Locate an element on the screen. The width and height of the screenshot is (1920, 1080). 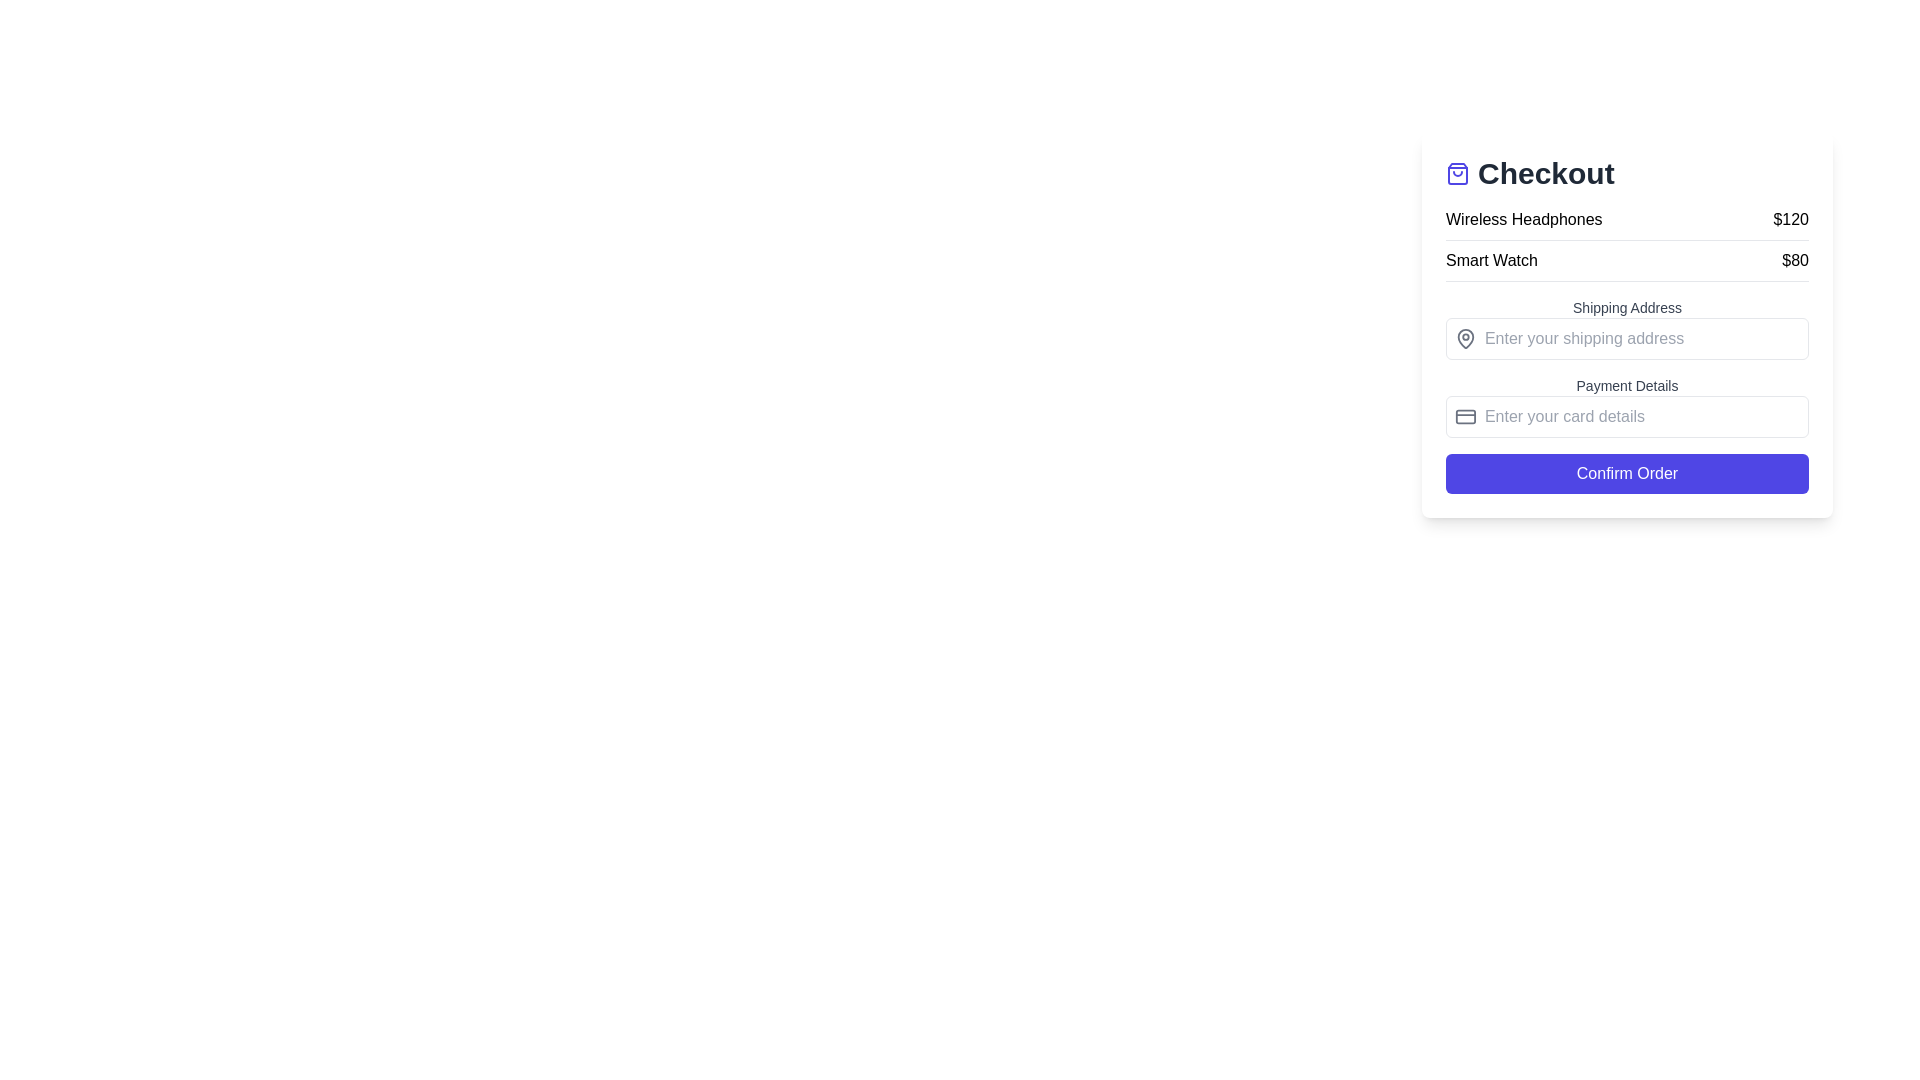
the label displaying the name of an item in the shopping checkout flow, located near the top-left corner of the itemized product list, aligned horizontally with the price tag '$120' is located at coordinates (1523, 219).